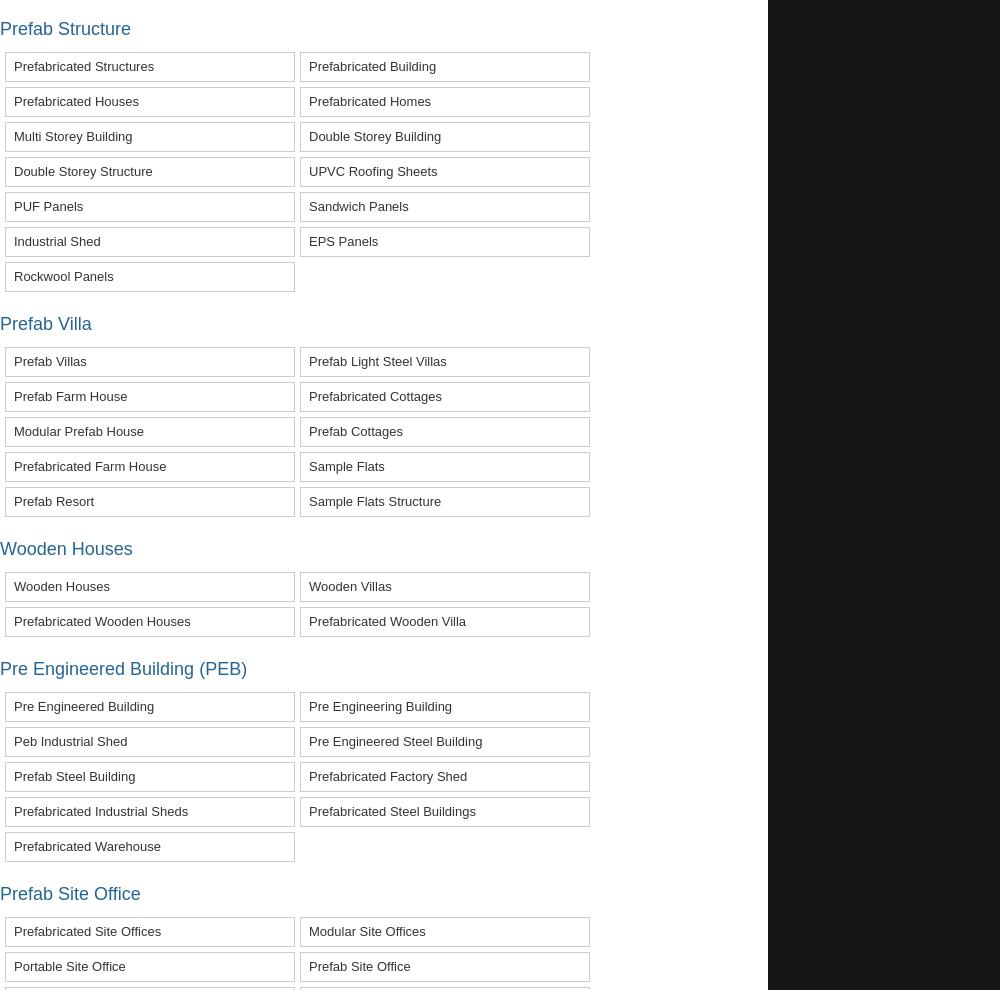 The image size is (1000, 990). I want to click on 'prefabricated homes', so click(369, 99).